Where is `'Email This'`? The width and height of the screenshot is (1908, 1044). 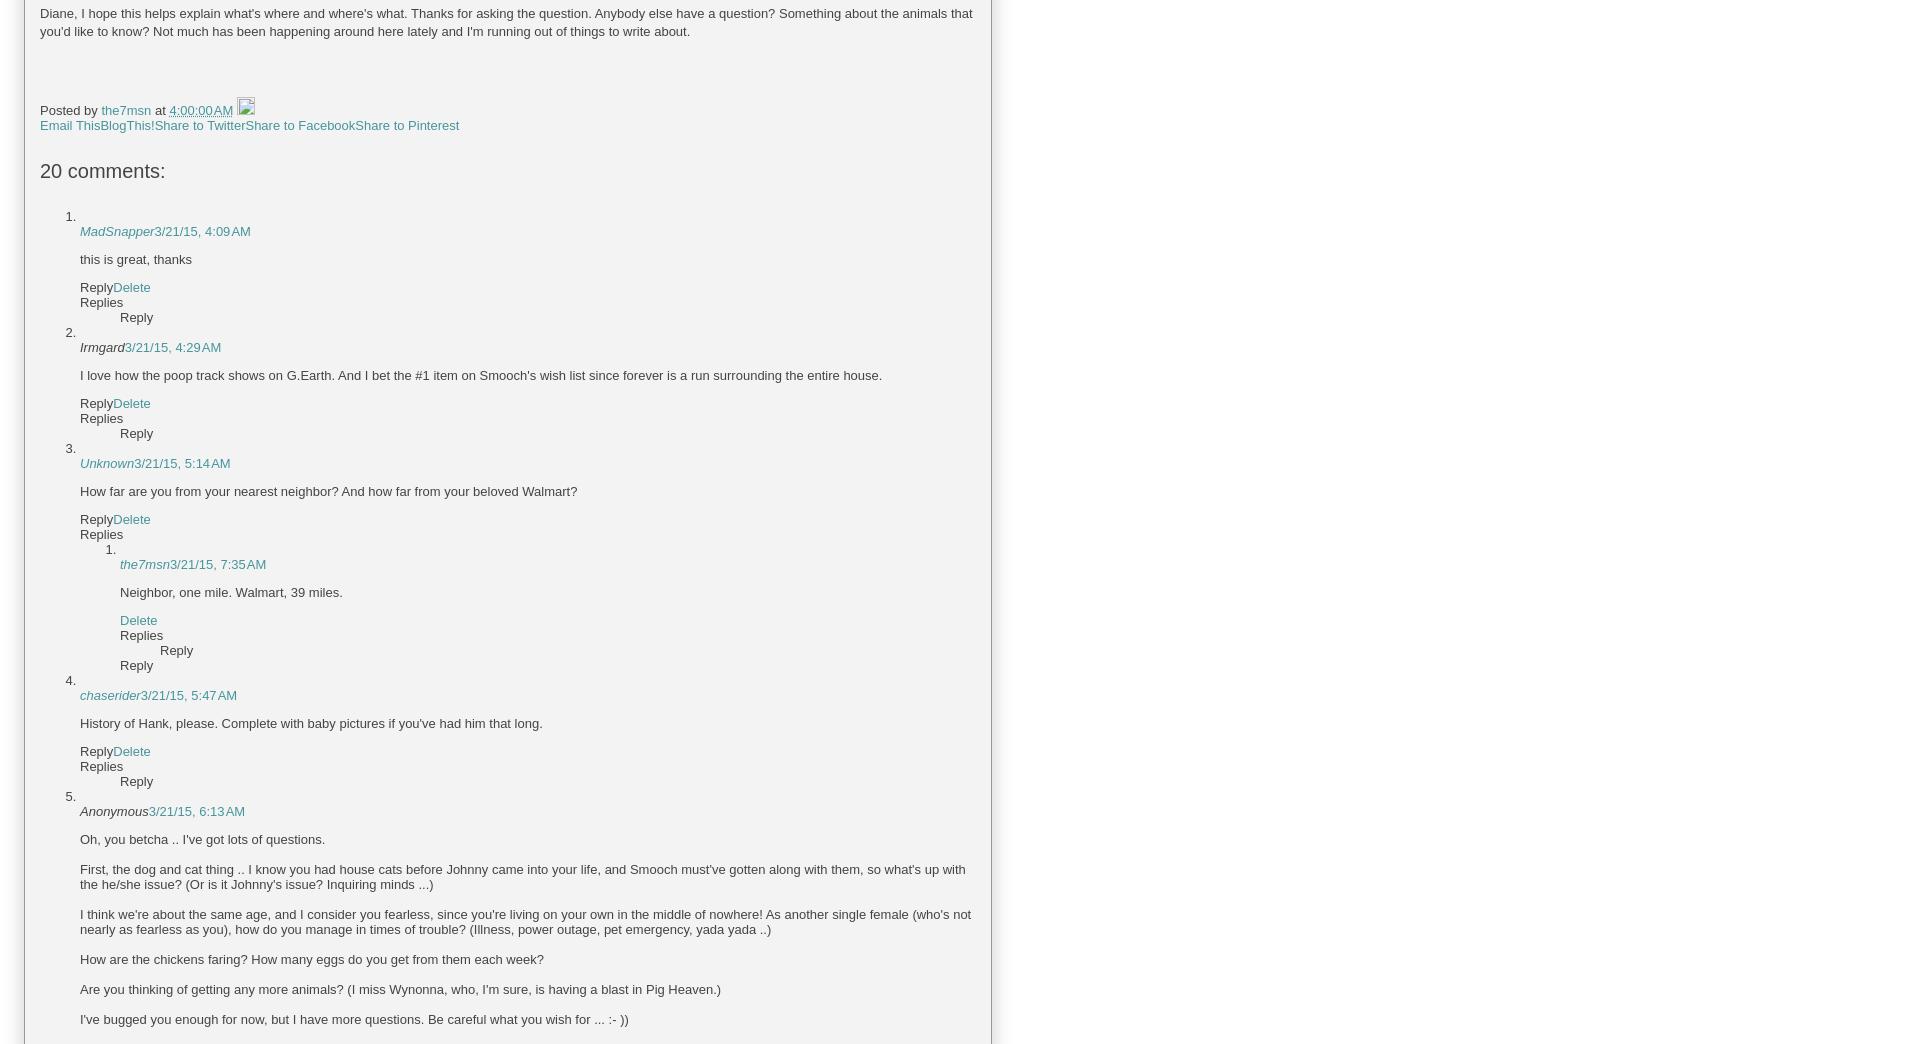
'Email This' is located at coordinates (69, 125).